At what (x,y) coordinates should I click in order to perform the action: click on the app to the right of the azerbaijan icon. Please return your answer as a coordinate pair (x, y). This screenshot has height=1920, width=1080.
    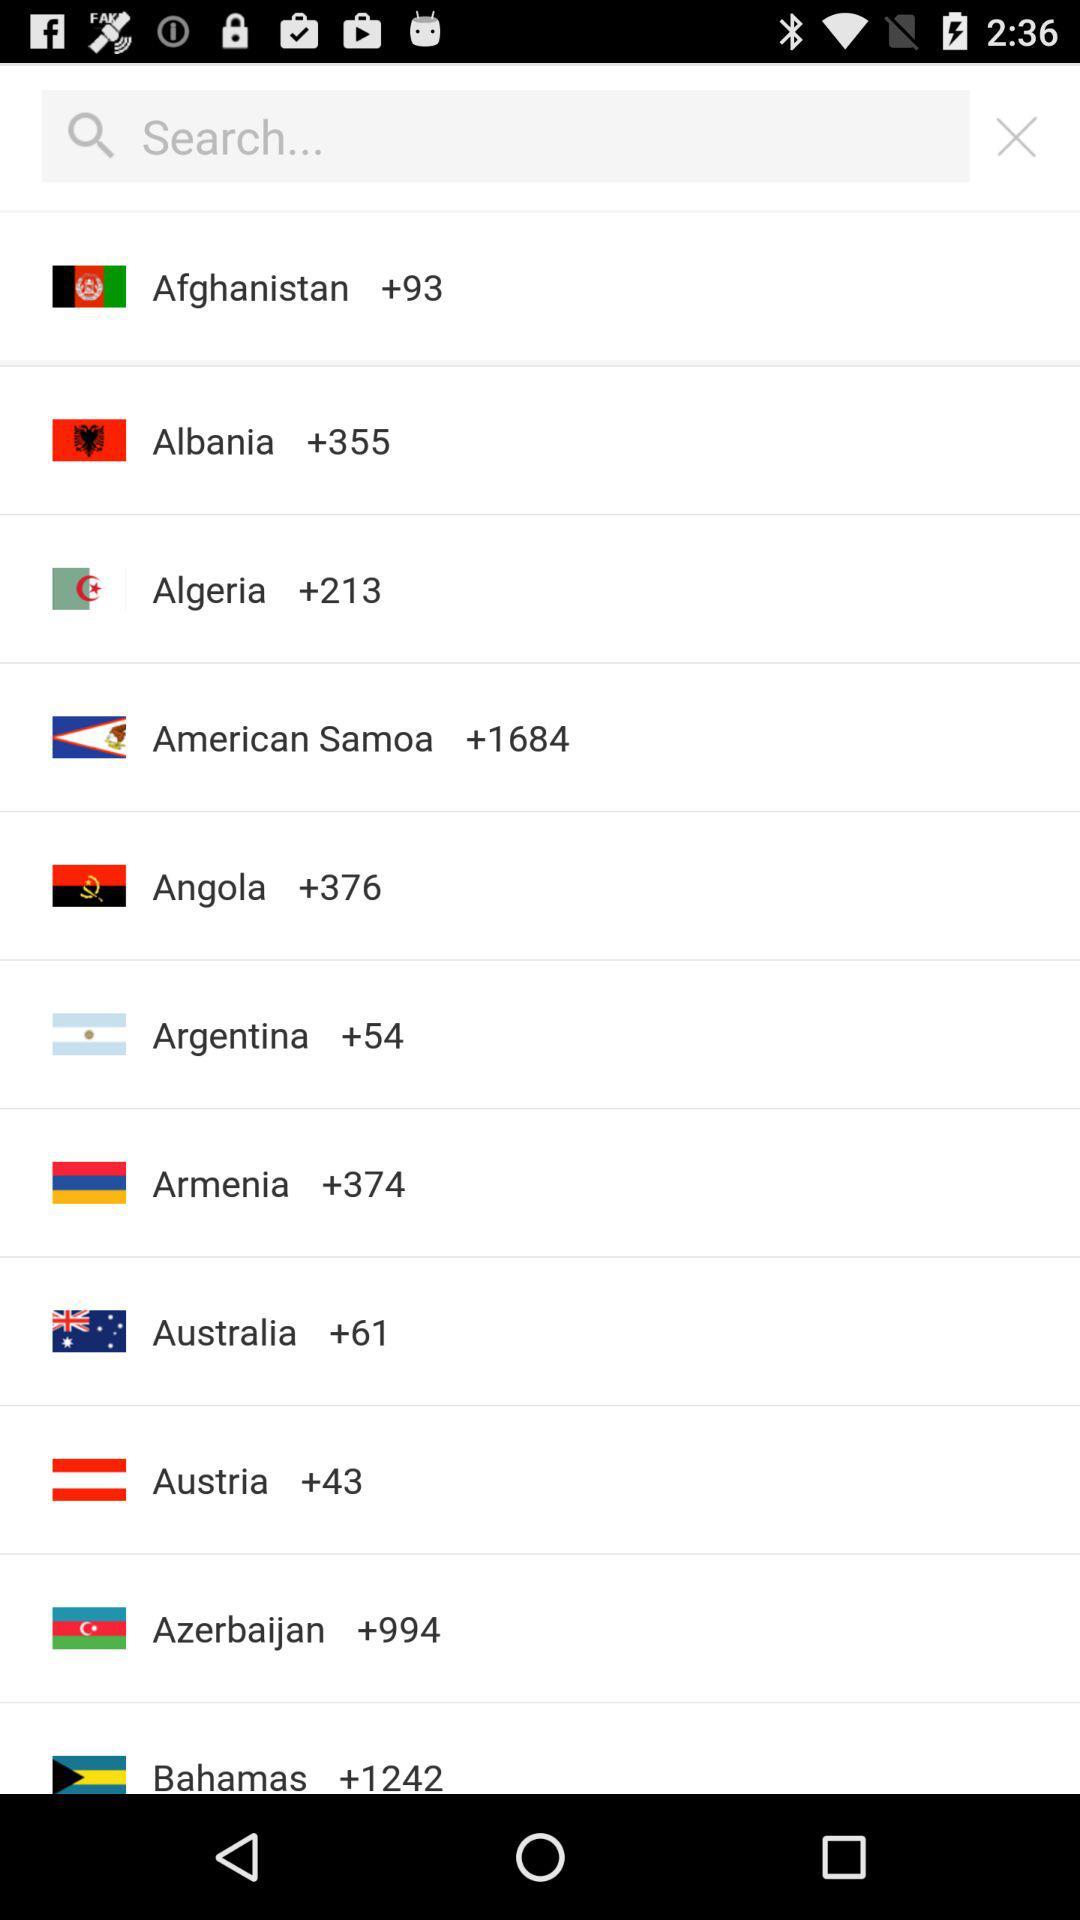
    Looking at the image, I should click on (391, 1747).